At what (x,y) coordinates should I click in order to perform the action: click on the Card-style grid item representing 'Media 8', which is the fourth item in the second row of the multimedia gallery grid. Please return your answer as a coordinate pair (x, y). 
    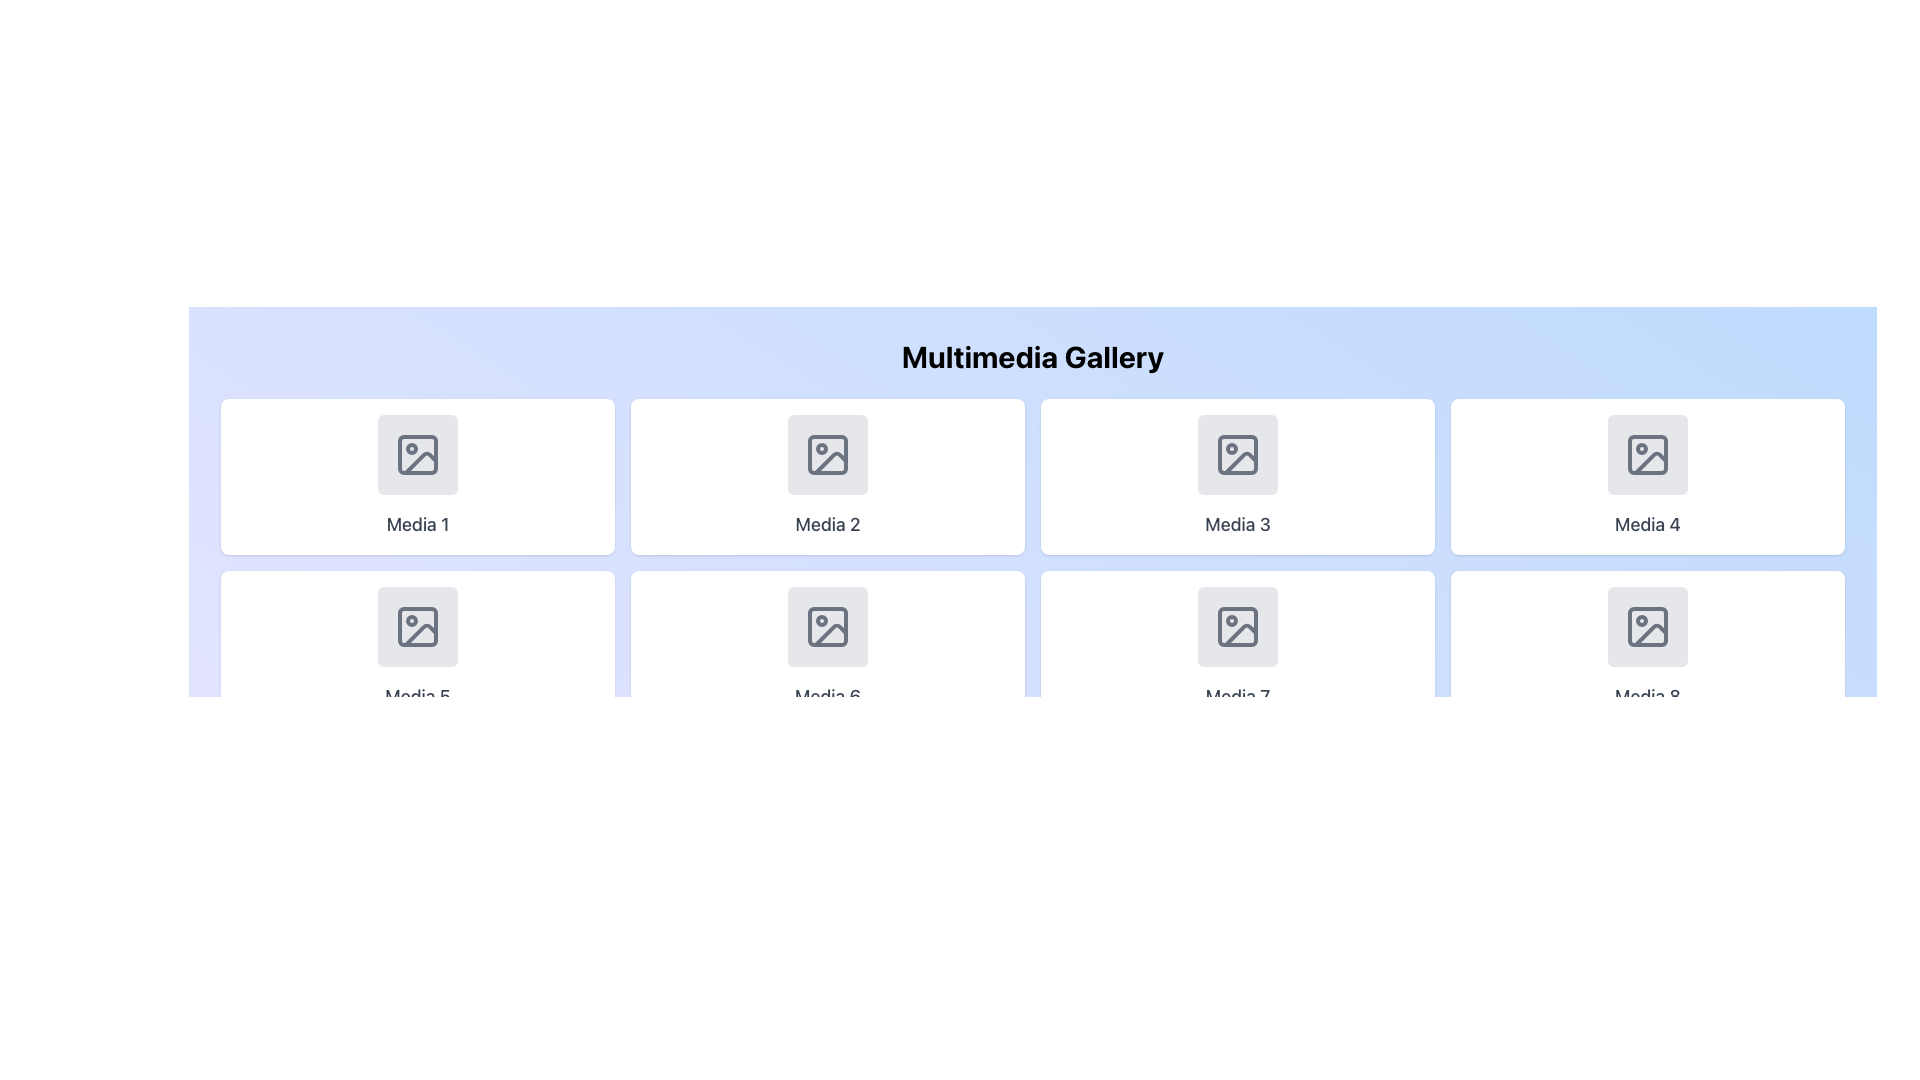
    Looking at the image, I should click on (1647, 648).